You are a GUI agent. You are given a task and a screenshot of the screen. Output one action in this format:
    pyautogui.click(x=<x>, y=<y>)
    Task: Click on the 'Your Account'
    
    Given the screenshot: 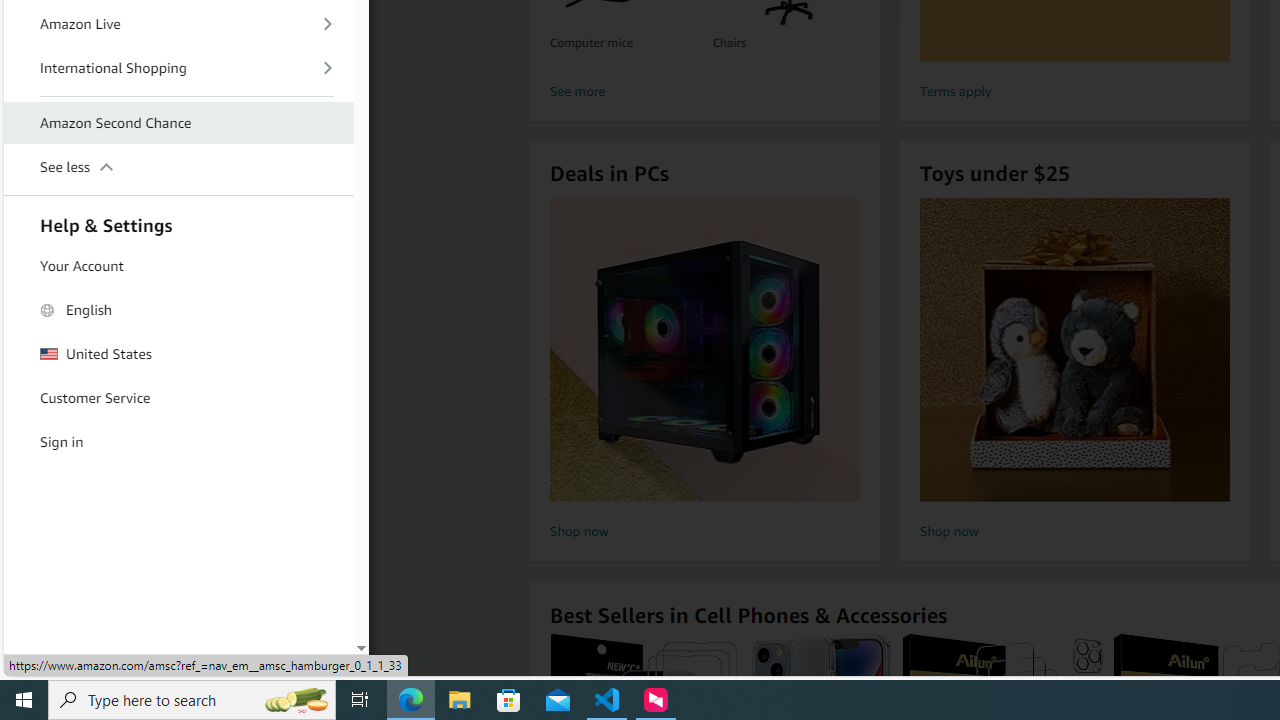 What is the action you would take?
    pyautogui.click(x=179, y=265)
    